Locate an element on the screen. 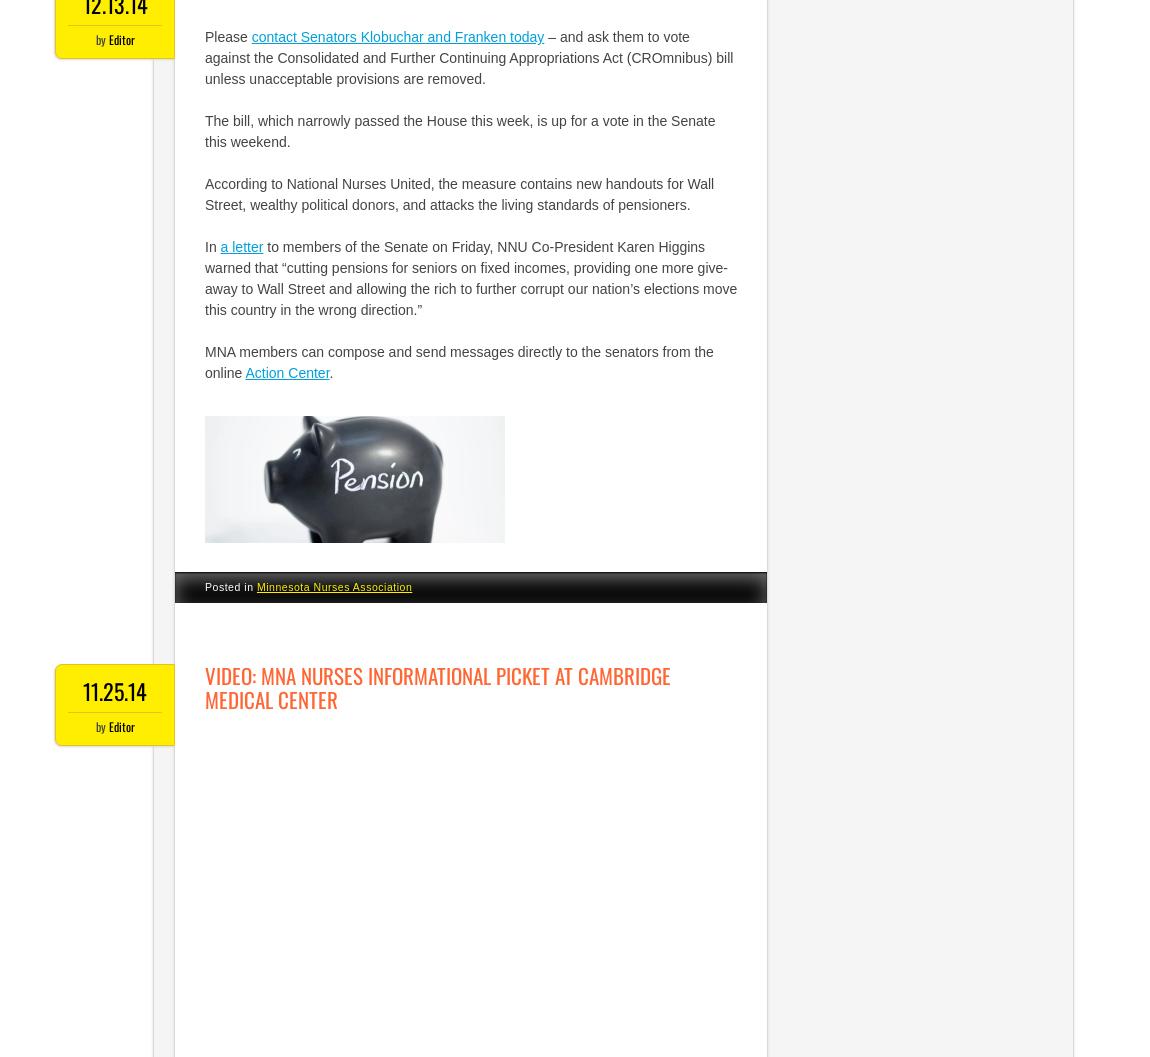  'MNA members can compose and send messages directly to the senators from the online' is located at coordinates (458, 362).